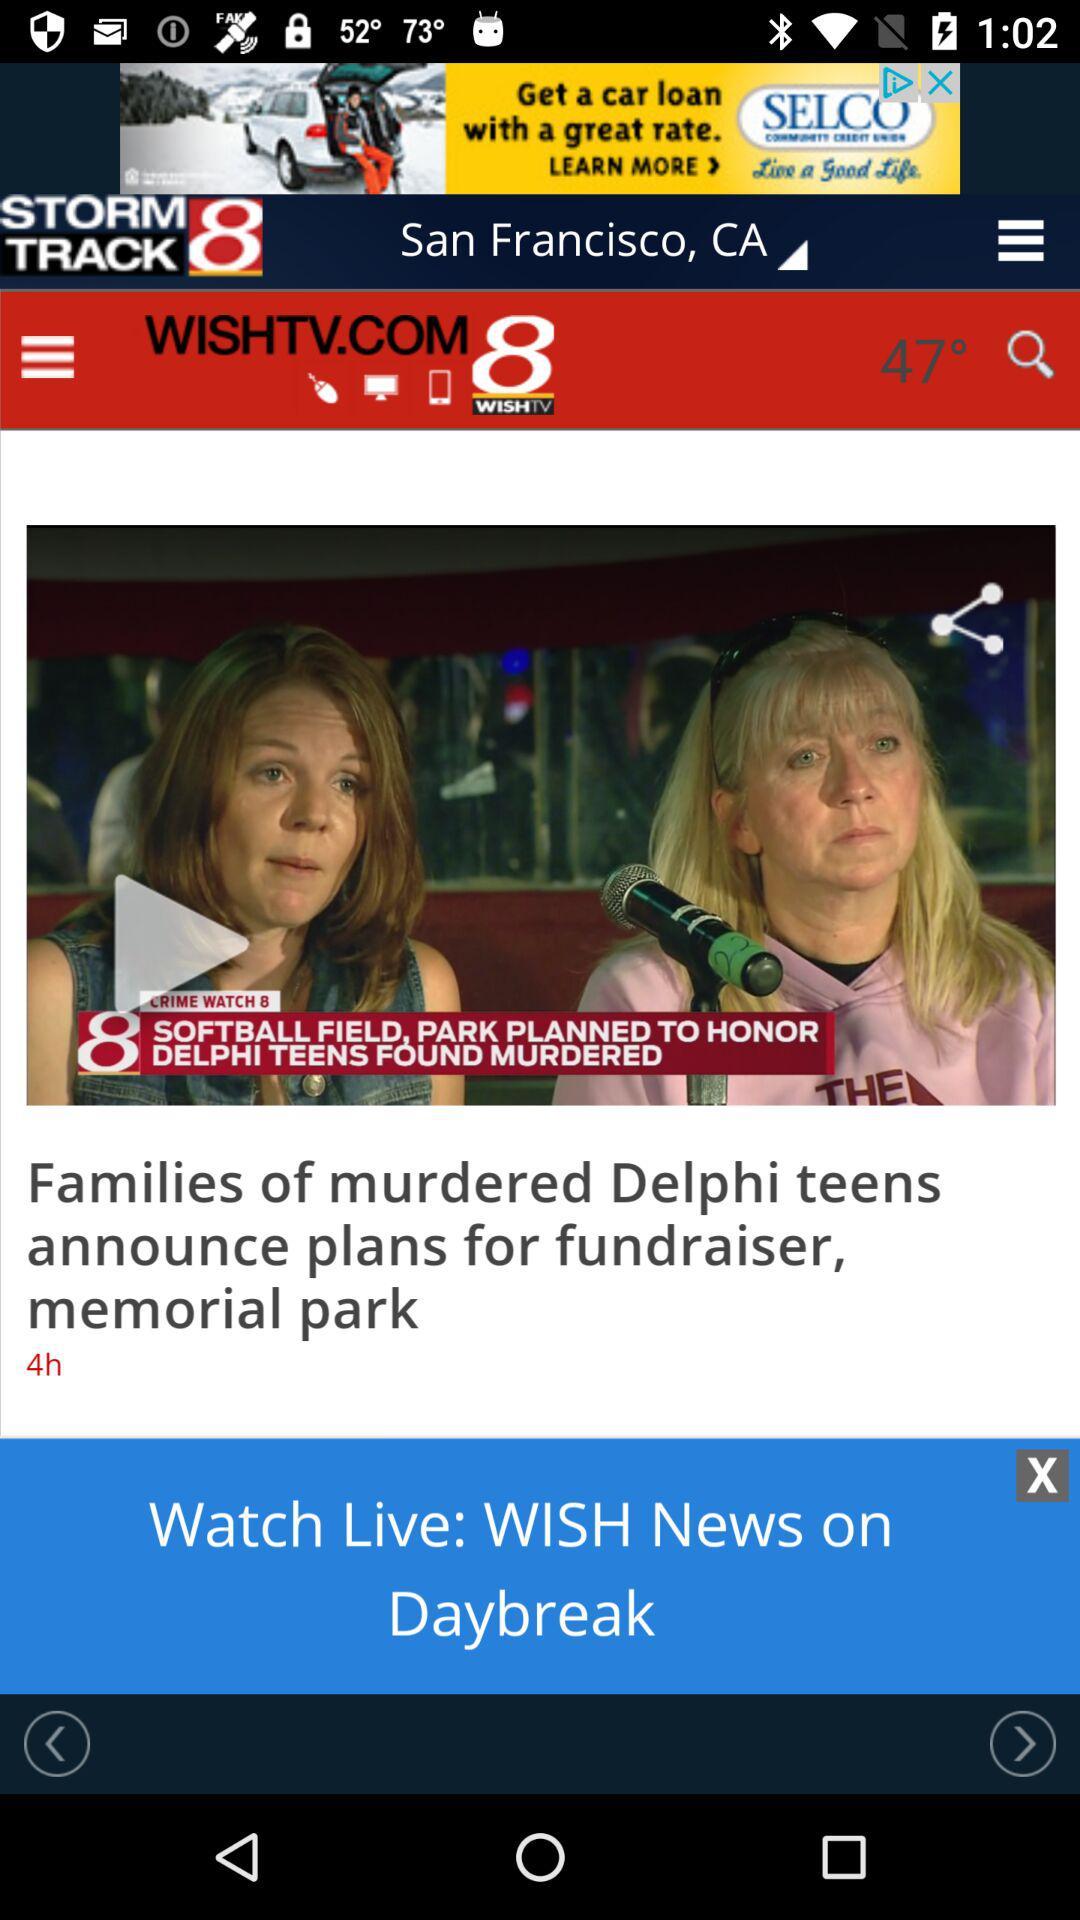 The image size is (1080, 1920). Describe the element at coordinates (540, 991) in the screenshot. I see `make advertisement` at that location.